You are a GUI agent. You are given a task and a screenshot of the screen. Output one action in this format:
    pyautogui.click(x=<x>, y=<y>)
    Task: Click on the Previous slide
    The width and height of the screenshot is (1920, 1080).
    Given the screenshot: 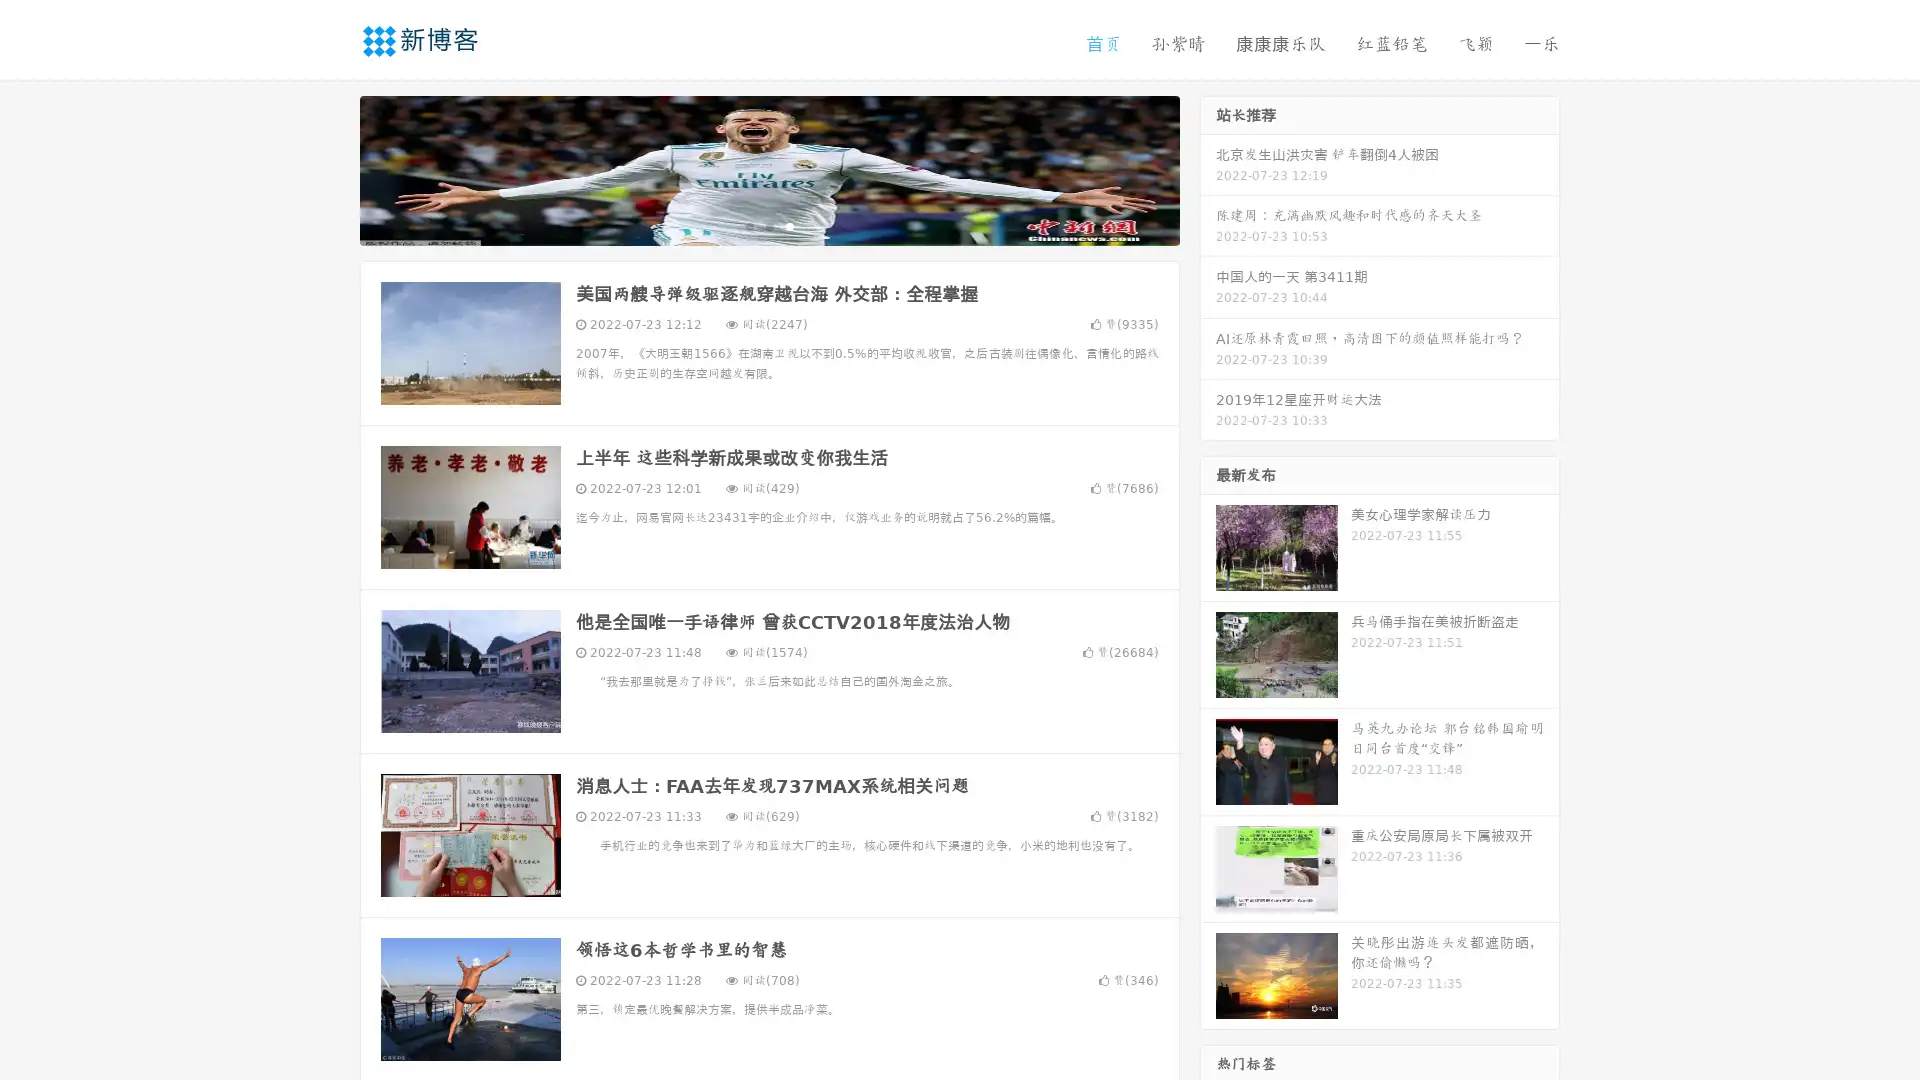 What is the action you would take?
    pyautogui.click(x=330, y=168)
    